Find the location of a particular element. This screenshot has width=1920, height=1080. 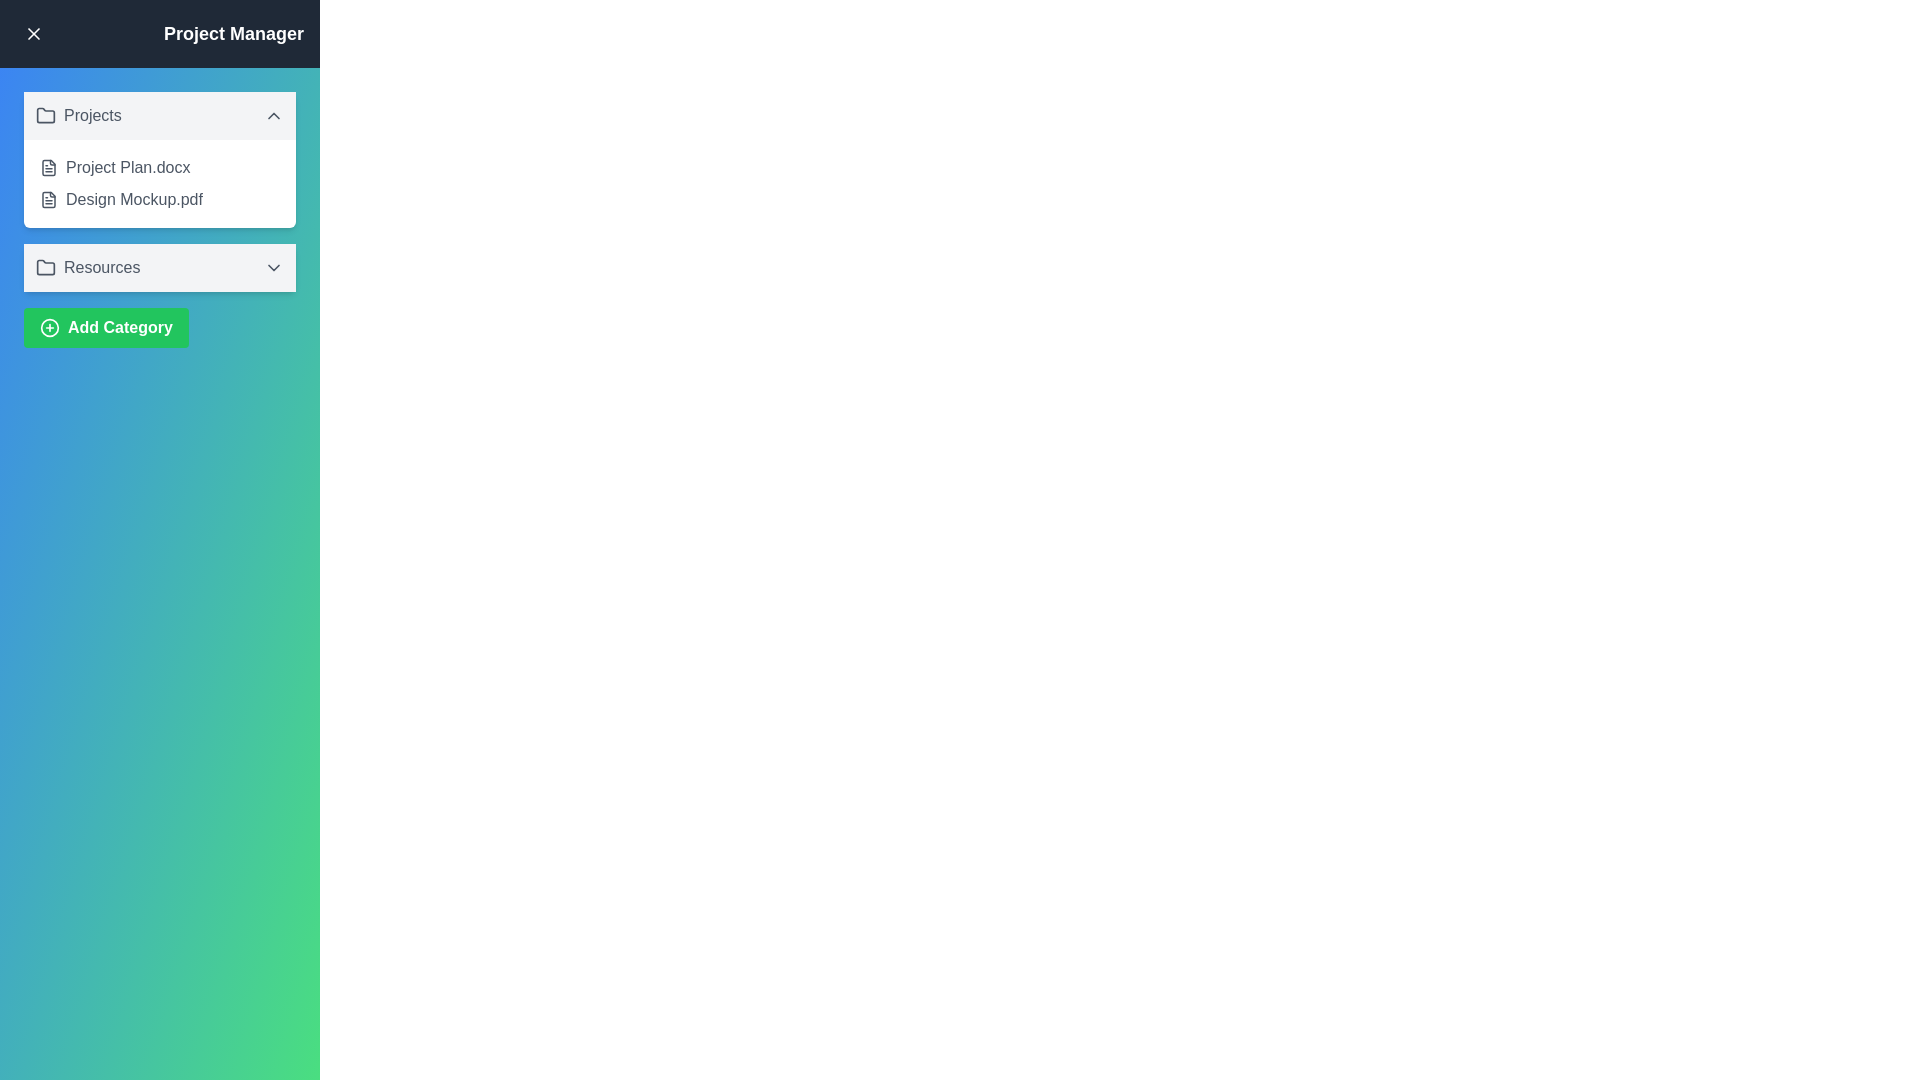

the 'Projects' text label element, which is positioned next to a folder icon and an arrow indicator in the collapsible section header is located at coordinates (91, 115).